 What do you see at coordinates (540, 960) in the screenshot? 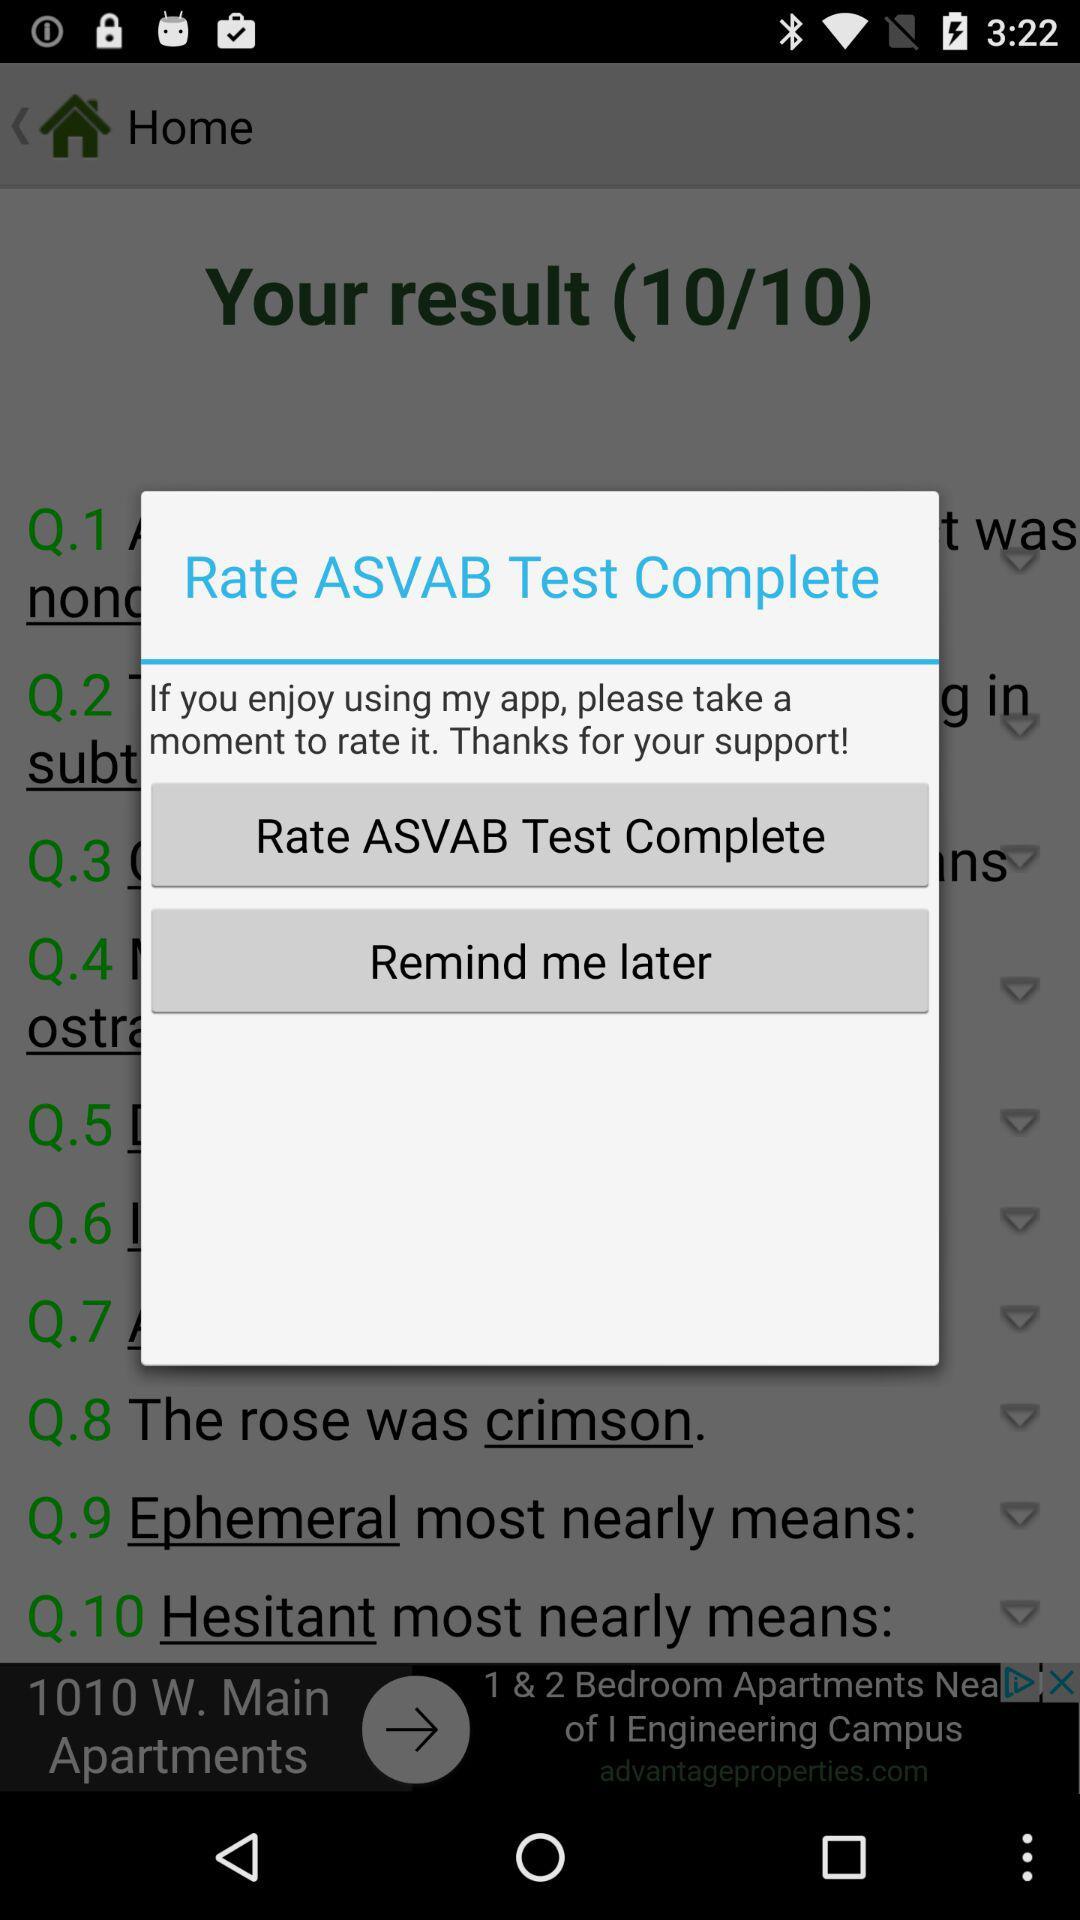
I see `the remind me later item` at bounding box center [540, 960].